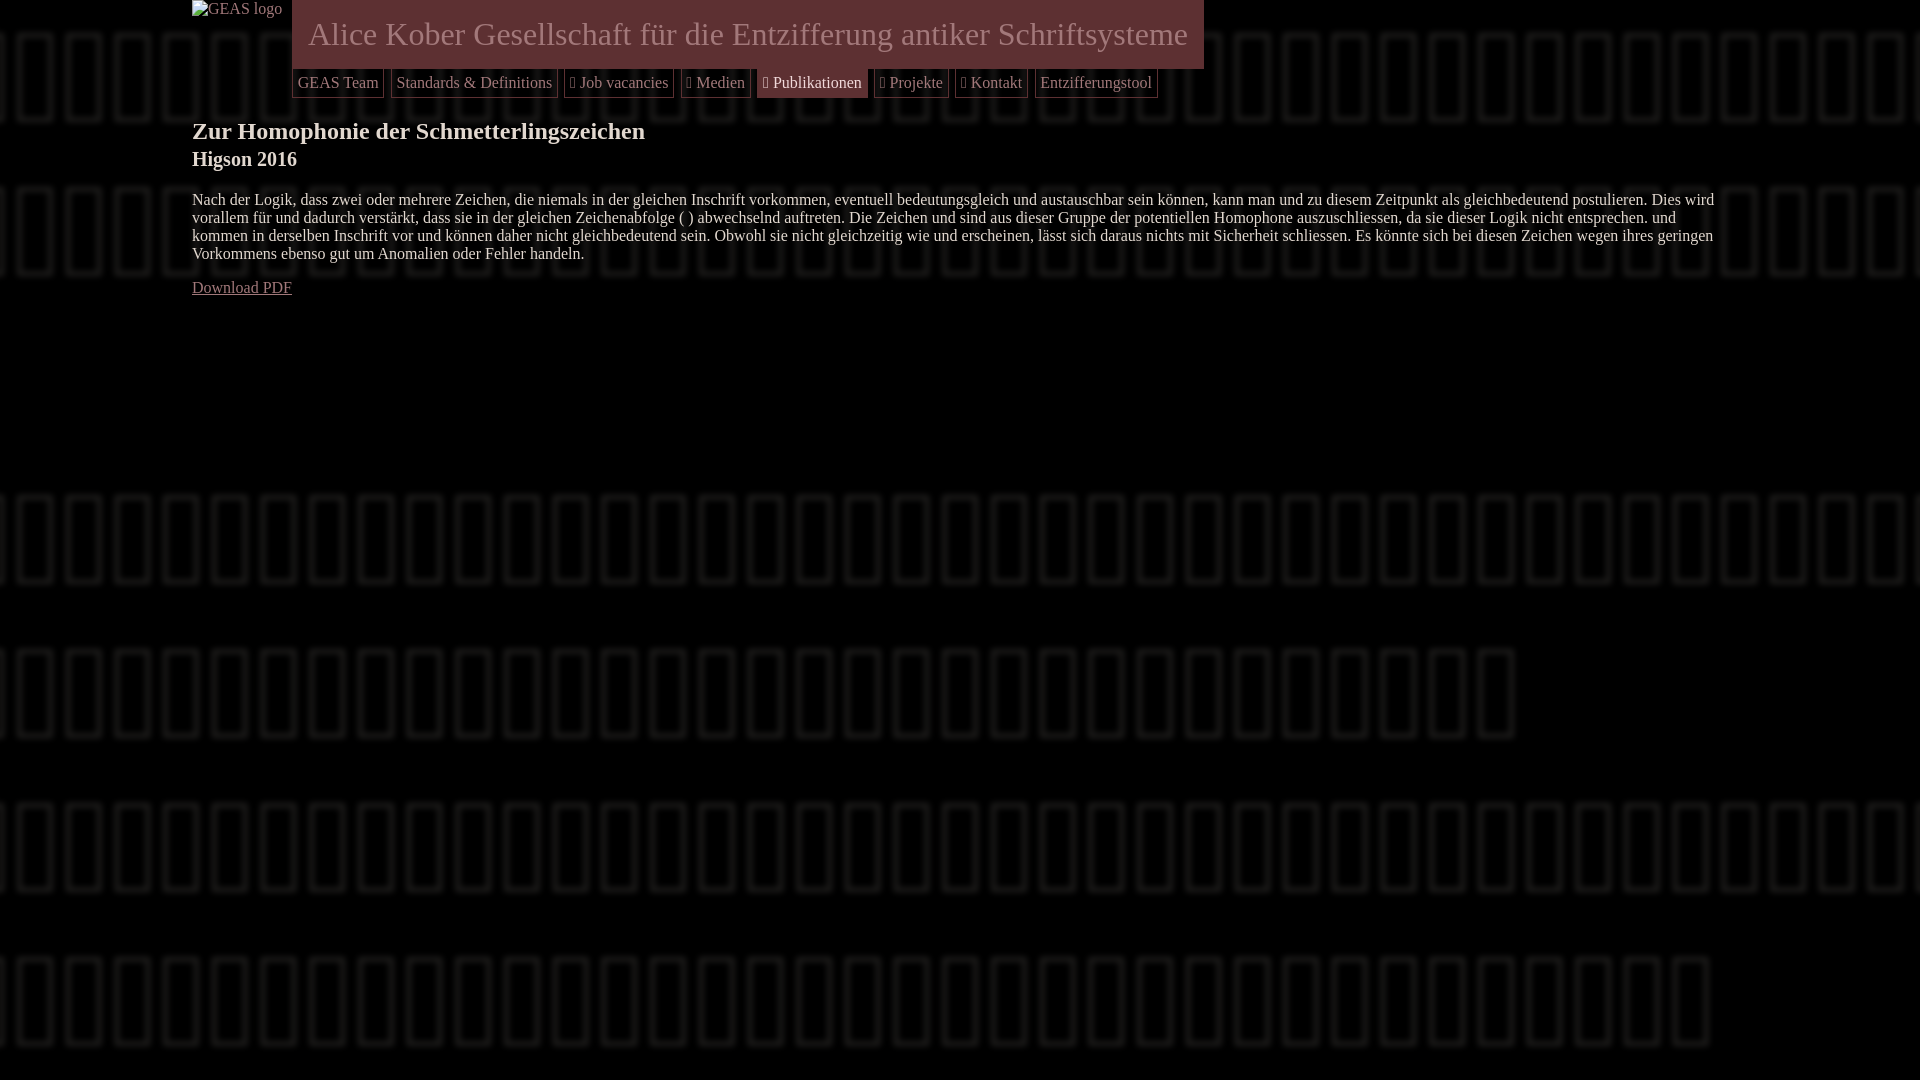  What do you see at coordinates (338, 81) in the screenshot?
I see `'GEAS Team'` at bounding box center [338, 81].